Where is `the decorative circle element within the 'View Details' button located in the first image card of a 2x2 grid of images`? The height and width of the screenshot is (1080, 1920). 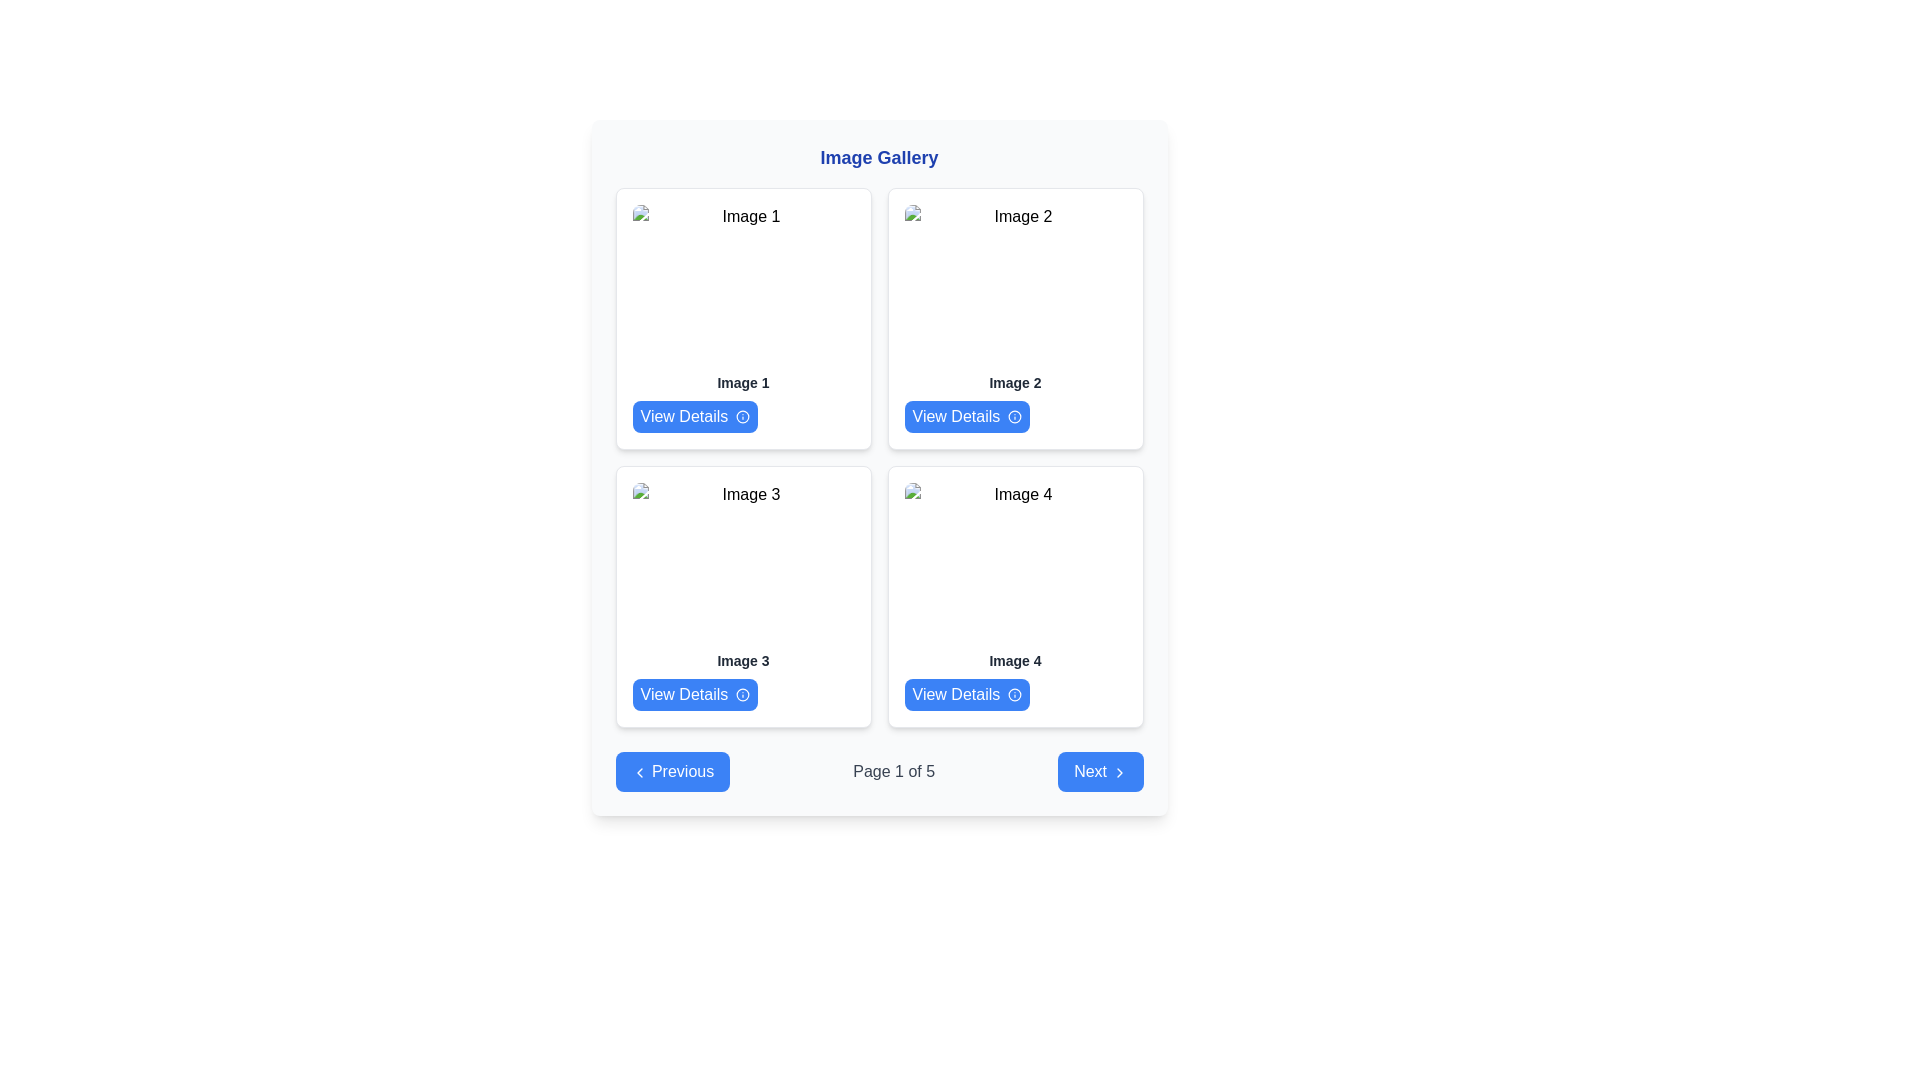 the decorative circle element within the 'View Details' button located in the first image card of a 2x2 grid of images is located at coordinates (742, 415).